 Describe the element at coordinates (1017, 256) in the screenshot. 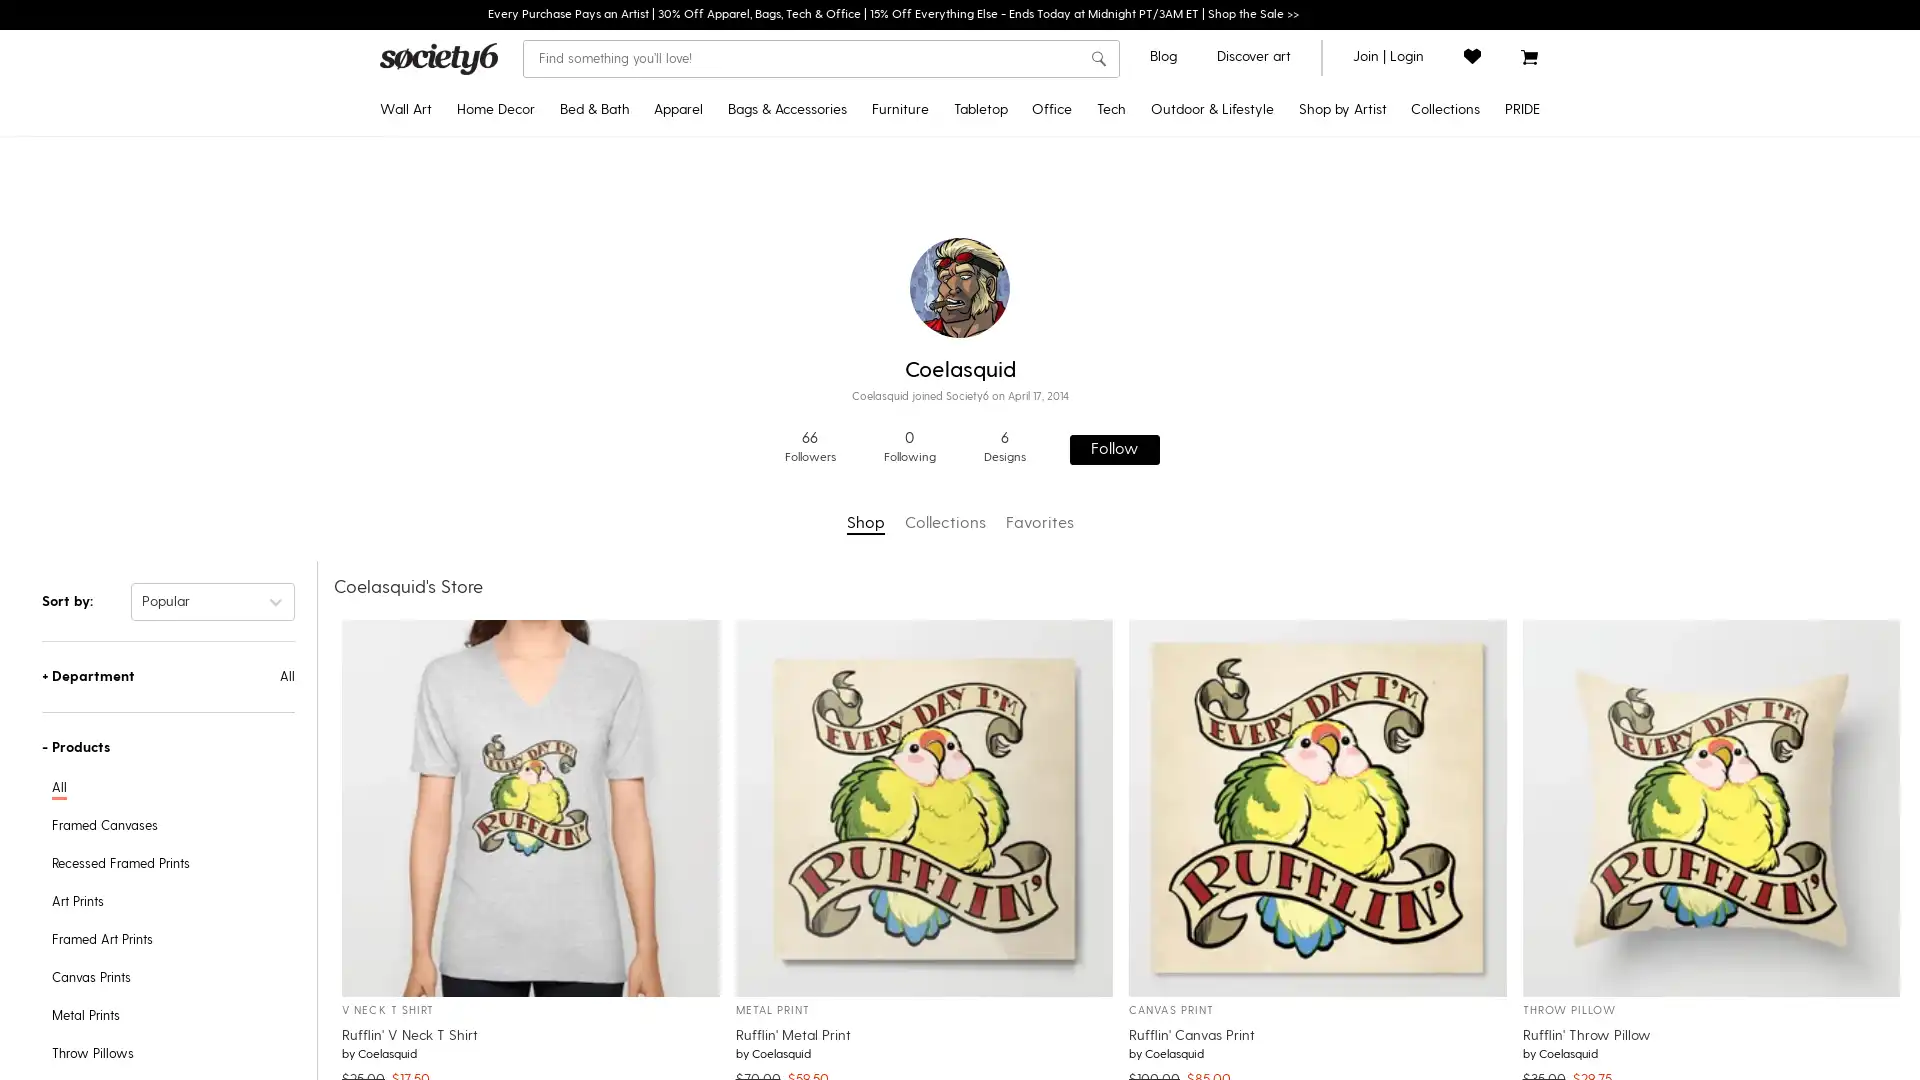

I see `Table Runners` at that location.